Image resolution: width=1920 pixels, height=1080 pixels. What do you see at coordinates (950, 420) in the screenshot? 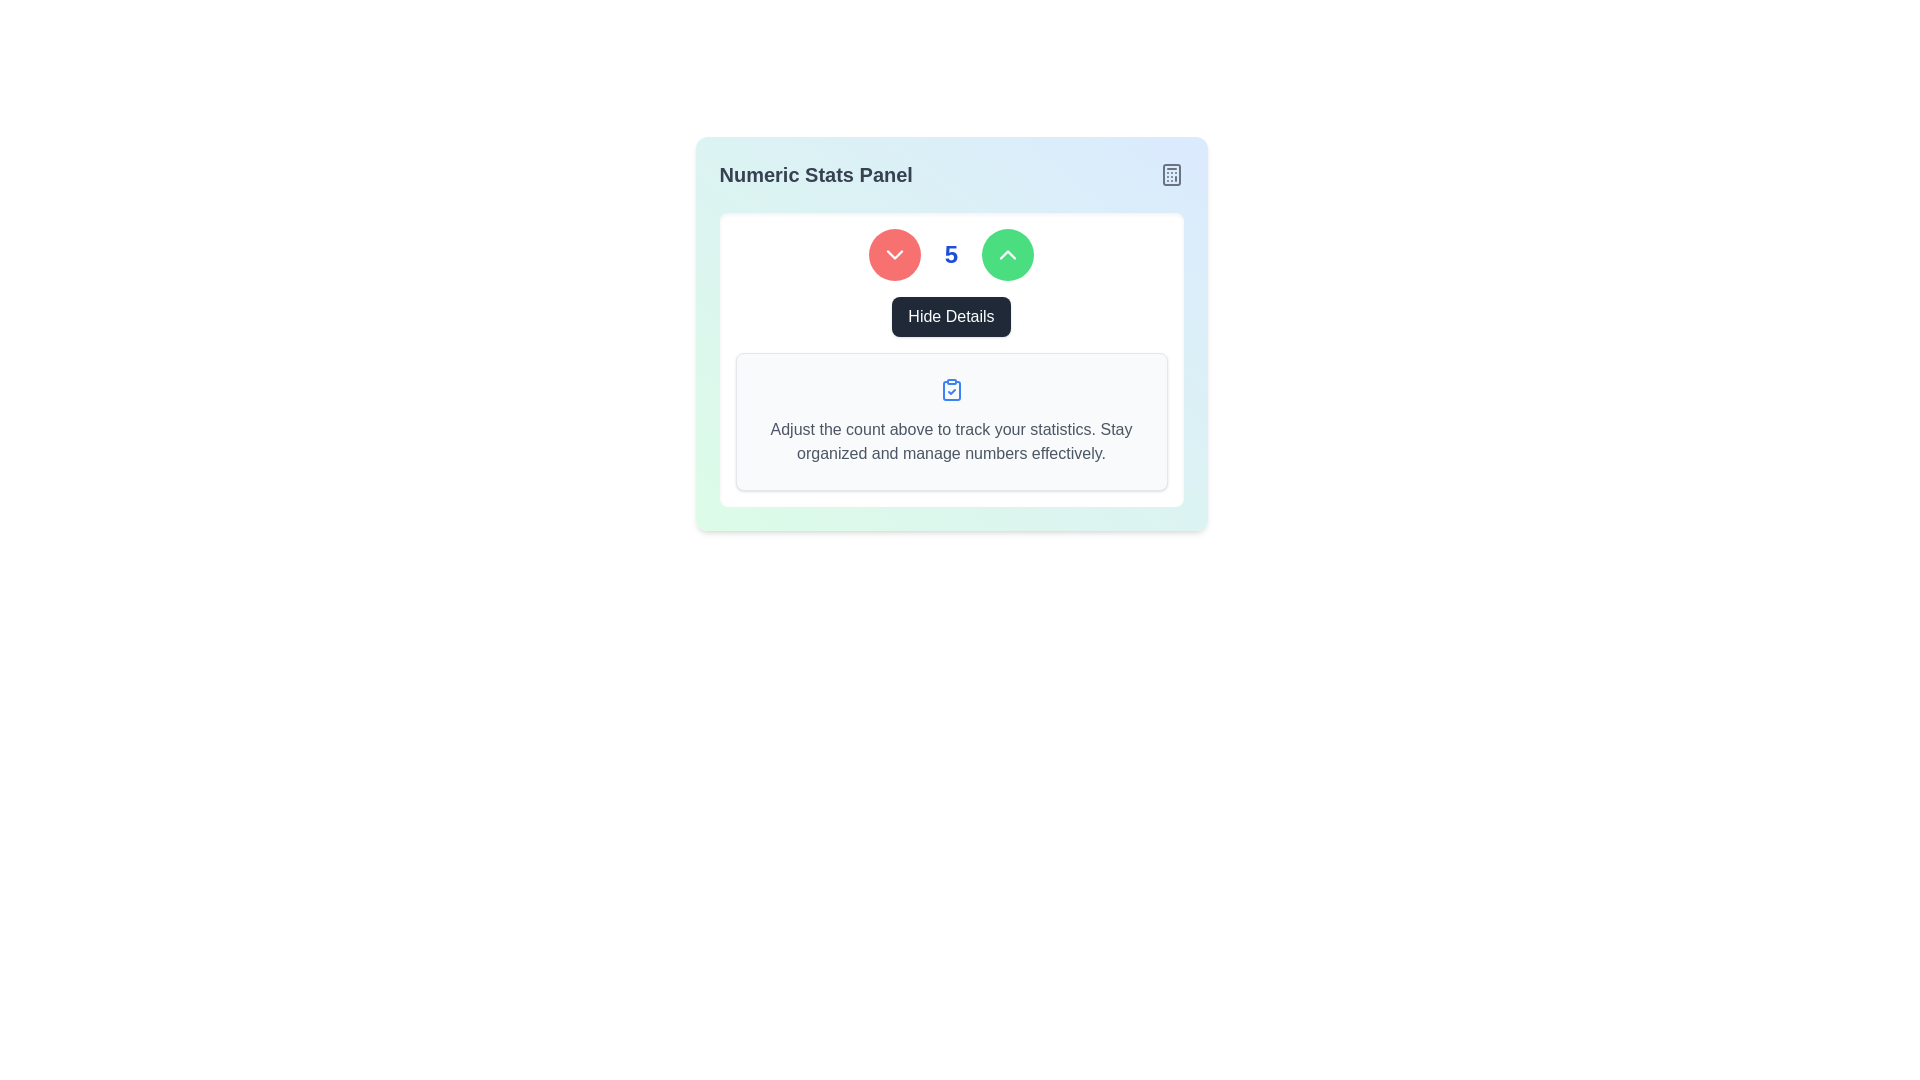
I see `the informational panel text block that provides guidance about the numeric counter, located below the numeric counter and 'Hide Details' button` at bounding box center [950, 420].